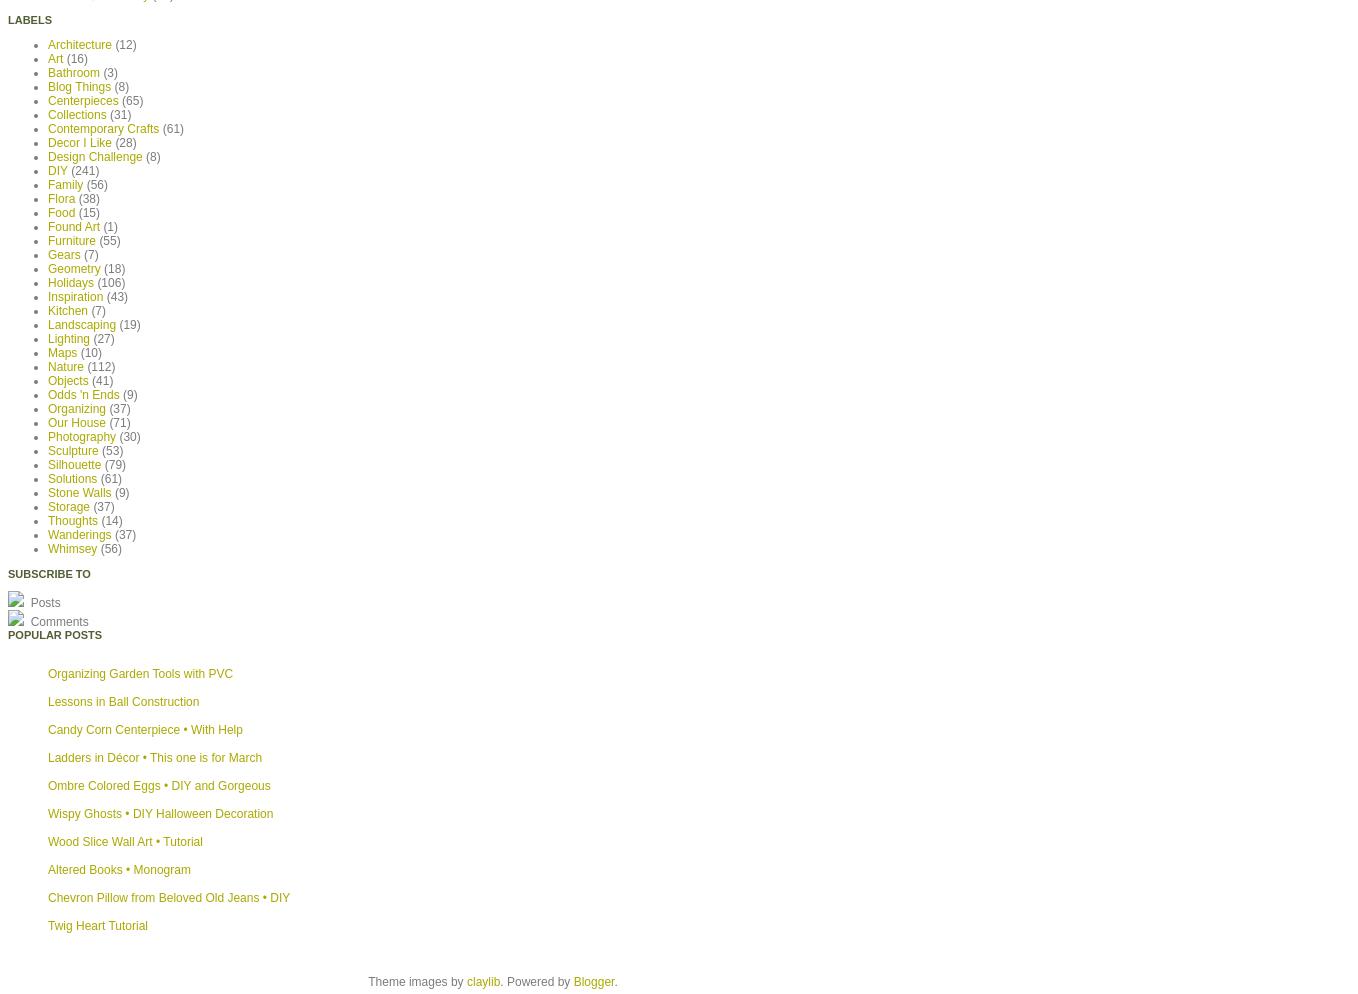 This screenshot has height=994, width=1358. Describe the element at coordinates (536, 979) in the screenshot. I see `'. Powered by'` at that location.